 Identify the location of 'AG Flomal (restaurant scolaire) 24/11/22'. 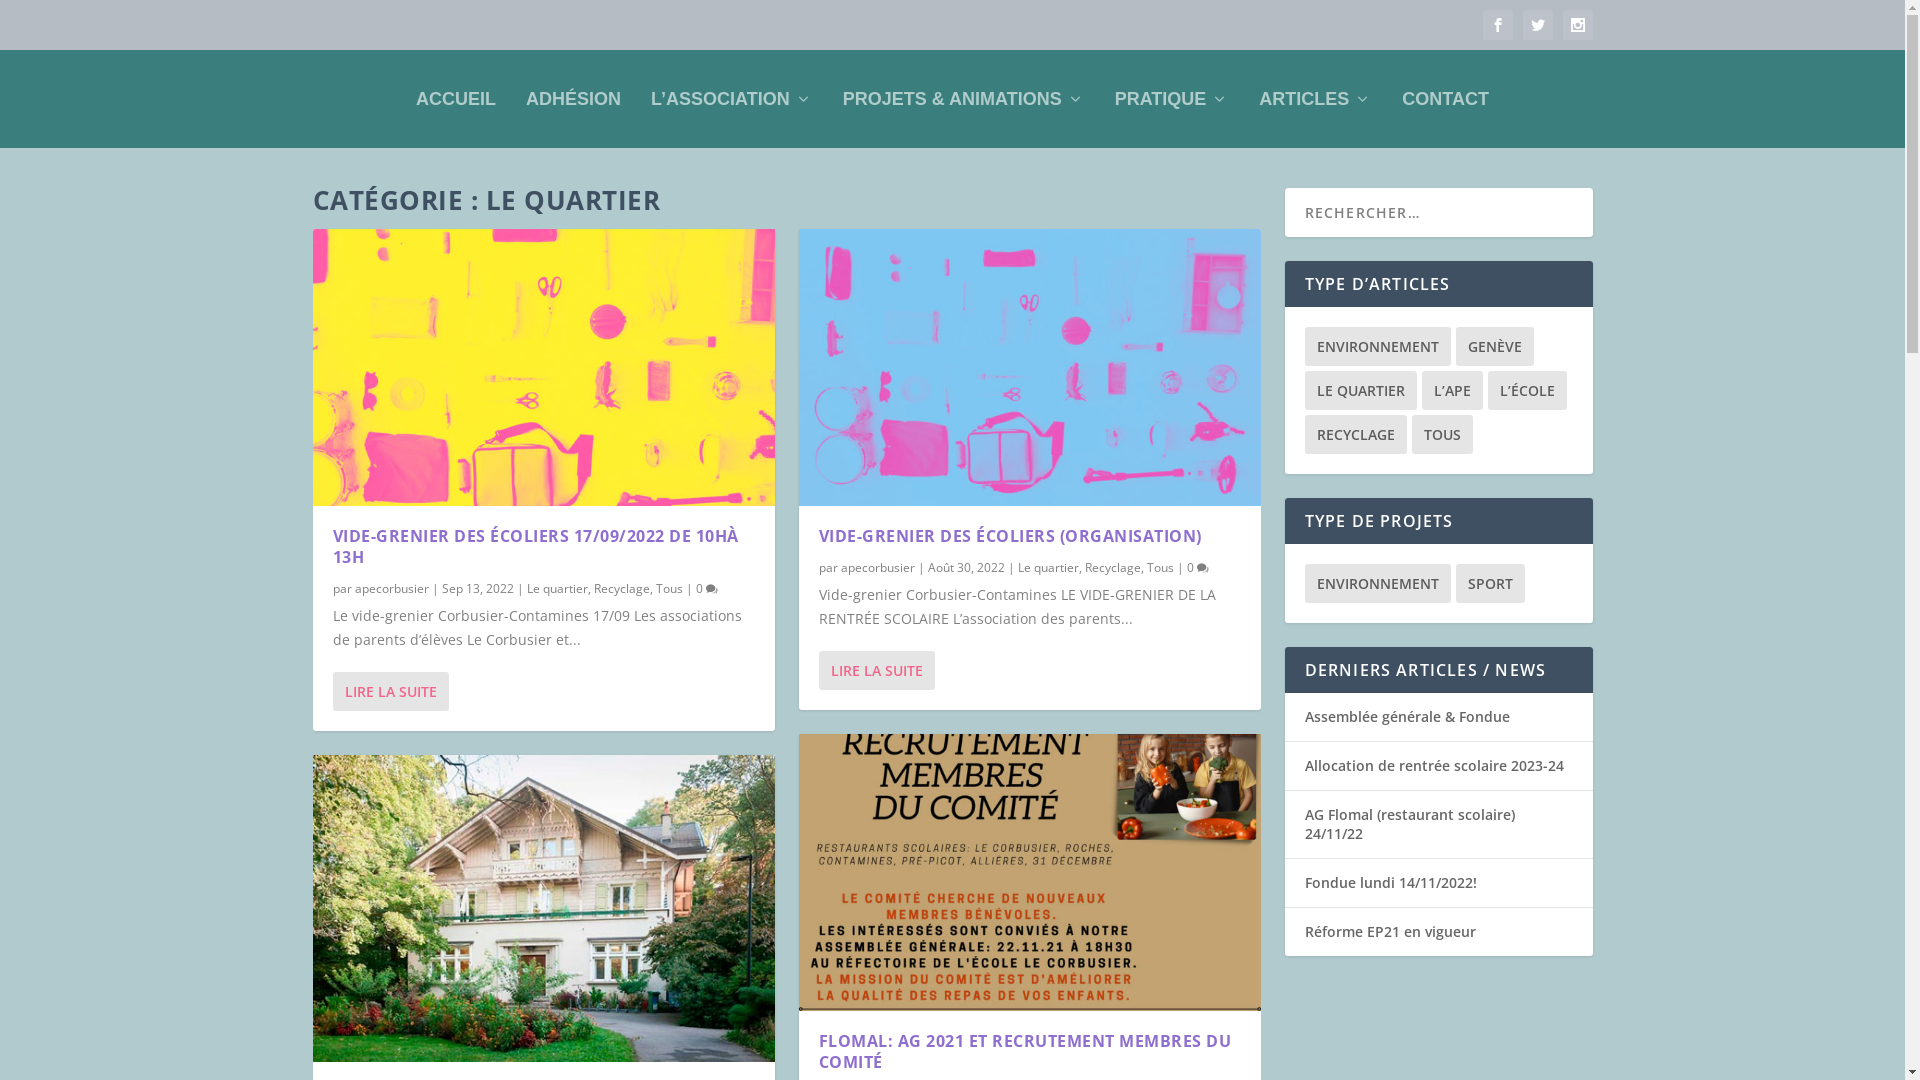
(1304, 823).